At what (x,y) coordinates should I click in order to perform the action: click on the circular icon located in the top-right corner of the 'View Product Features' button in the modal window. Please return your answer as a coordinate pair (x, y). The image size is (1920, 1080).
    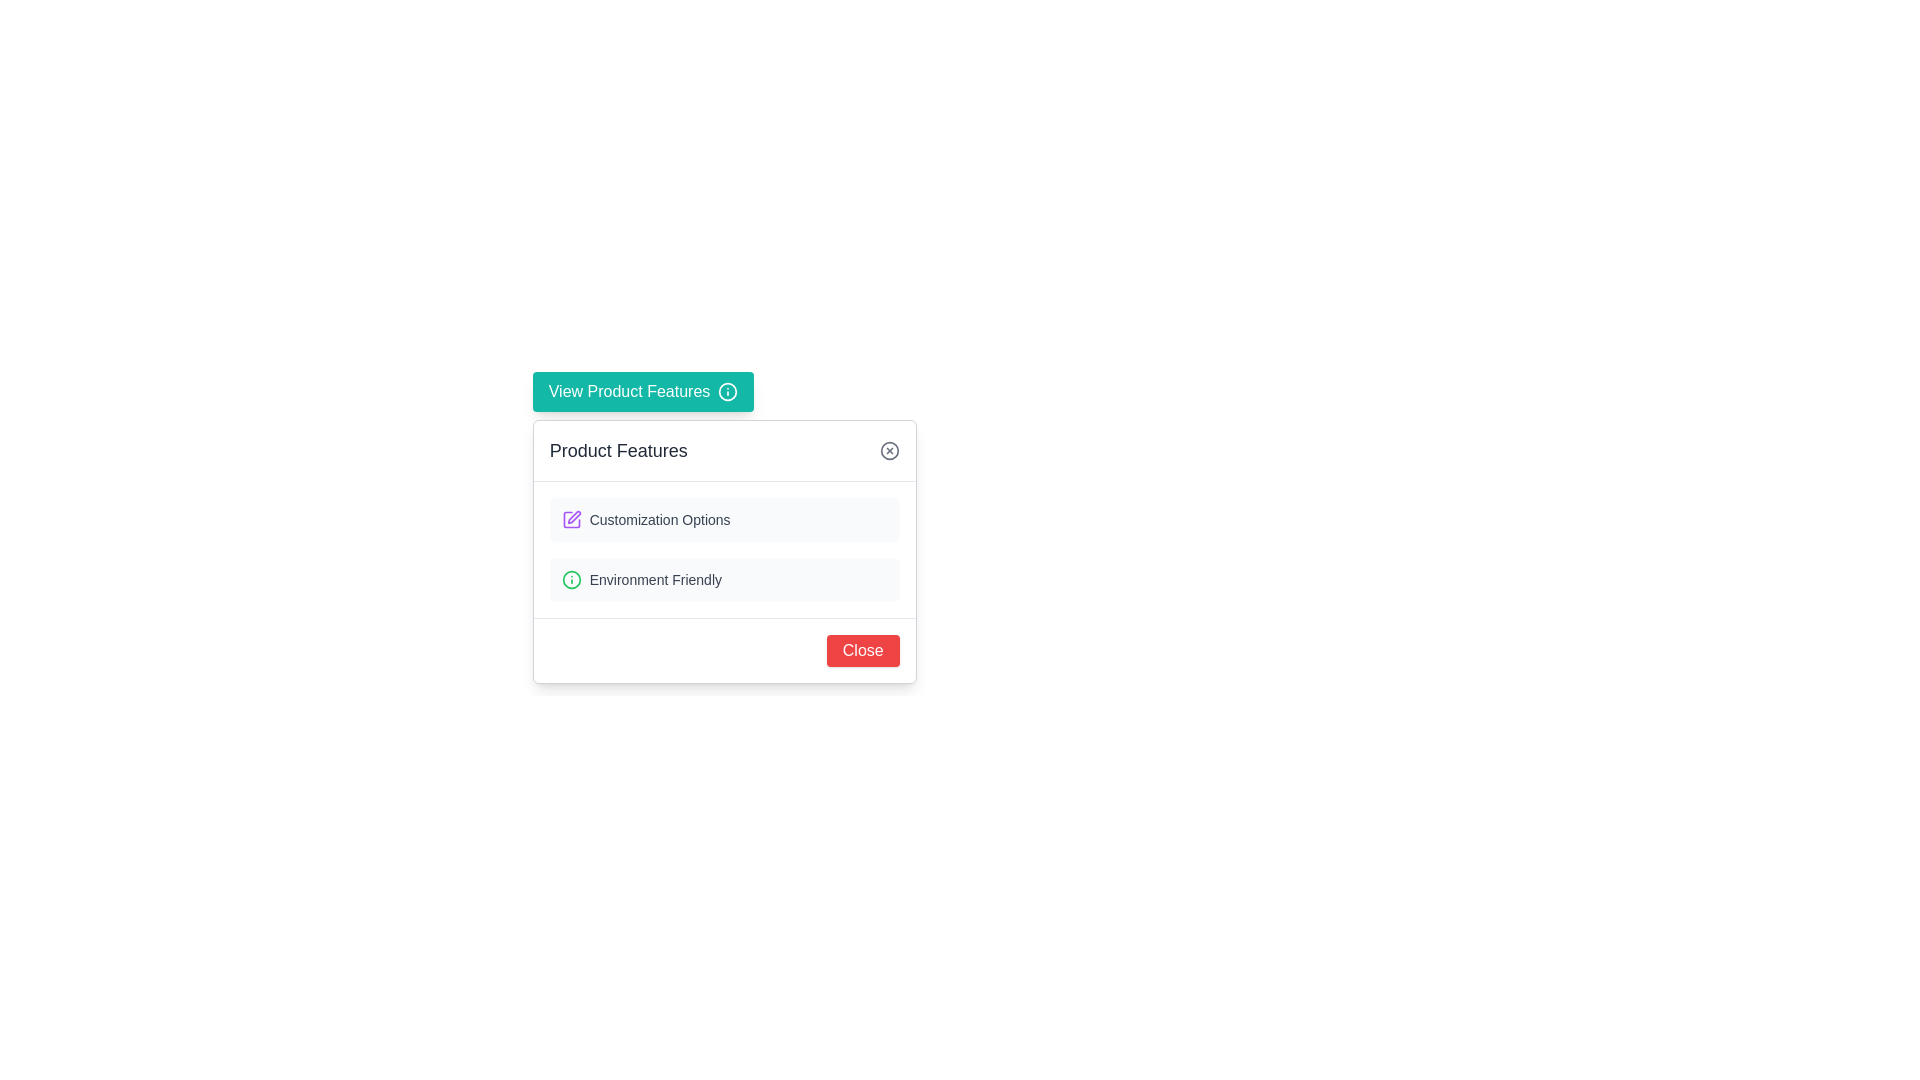
    Looking at the image, I should click on (727, 392).